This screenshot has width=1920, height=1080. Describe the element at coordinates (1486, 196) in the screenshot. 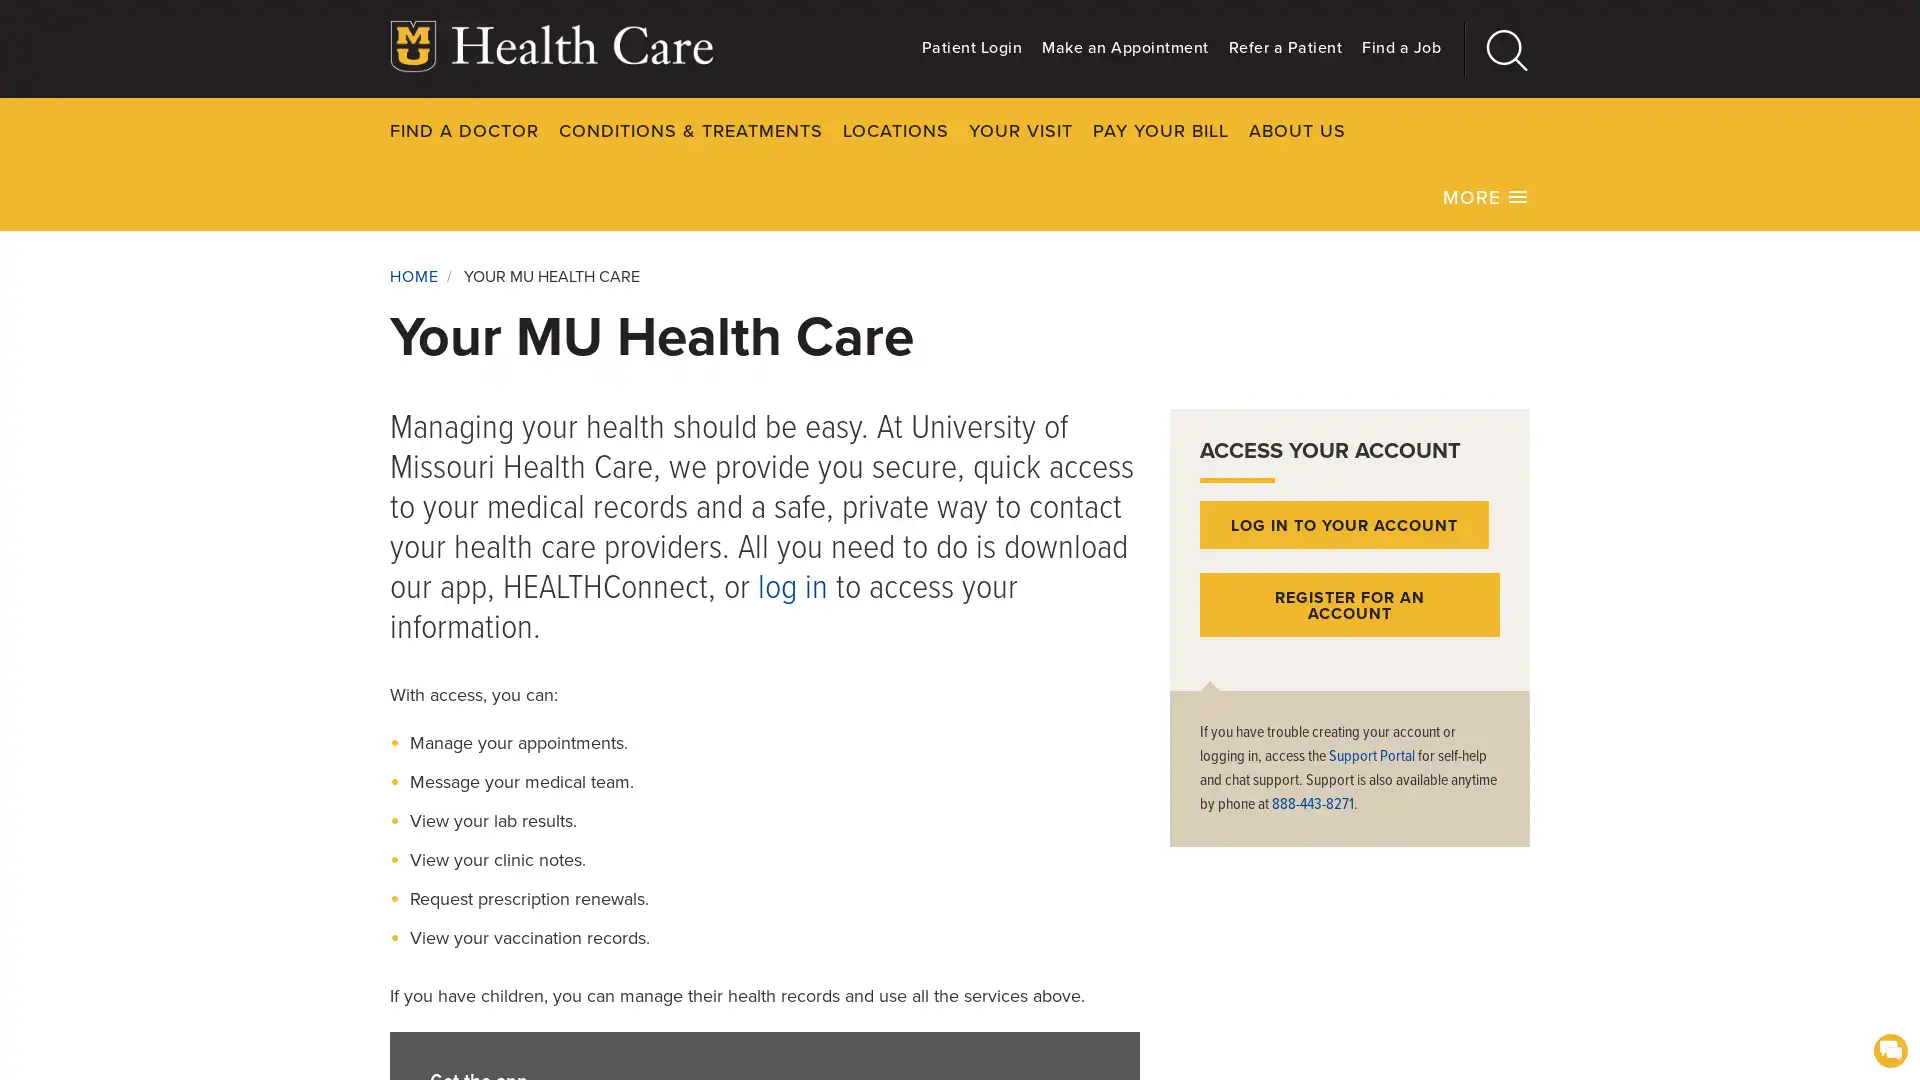

I see `MORE` at that location.